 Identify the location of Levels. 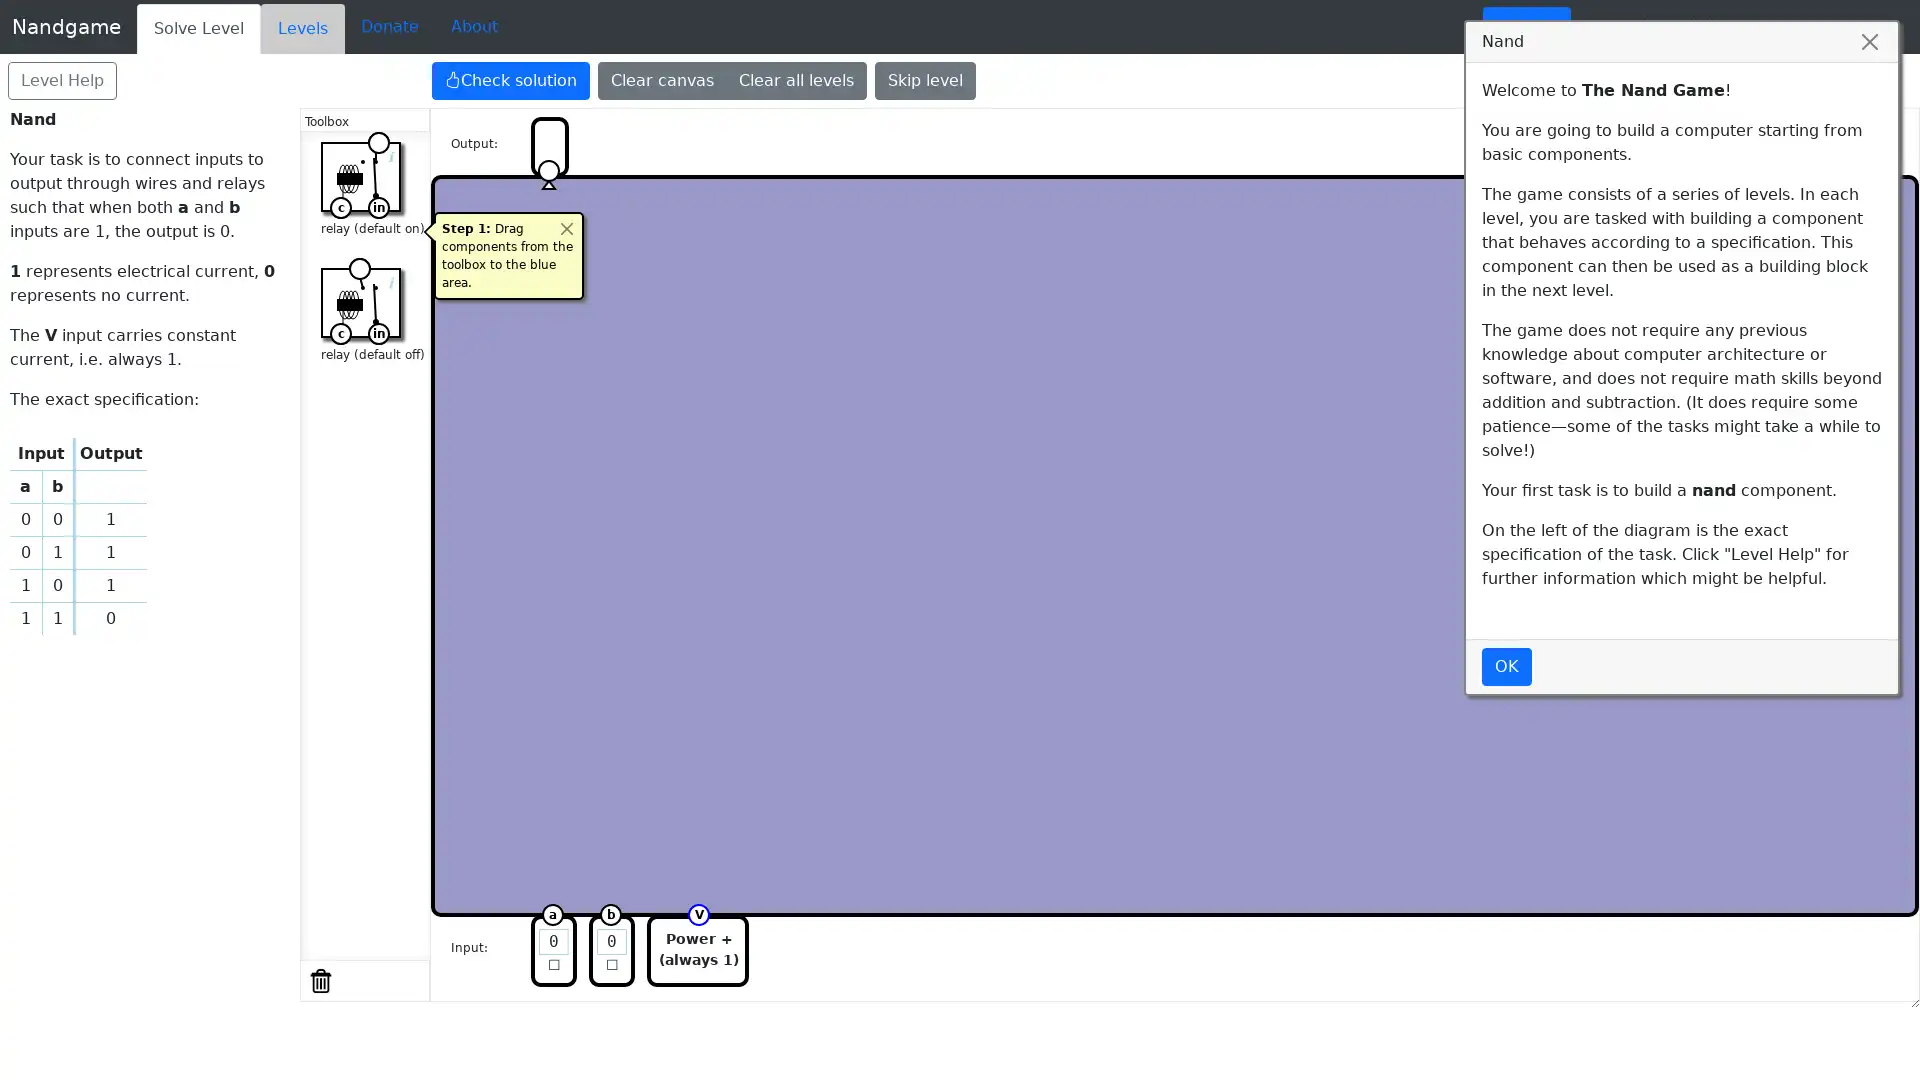
(301, 29).